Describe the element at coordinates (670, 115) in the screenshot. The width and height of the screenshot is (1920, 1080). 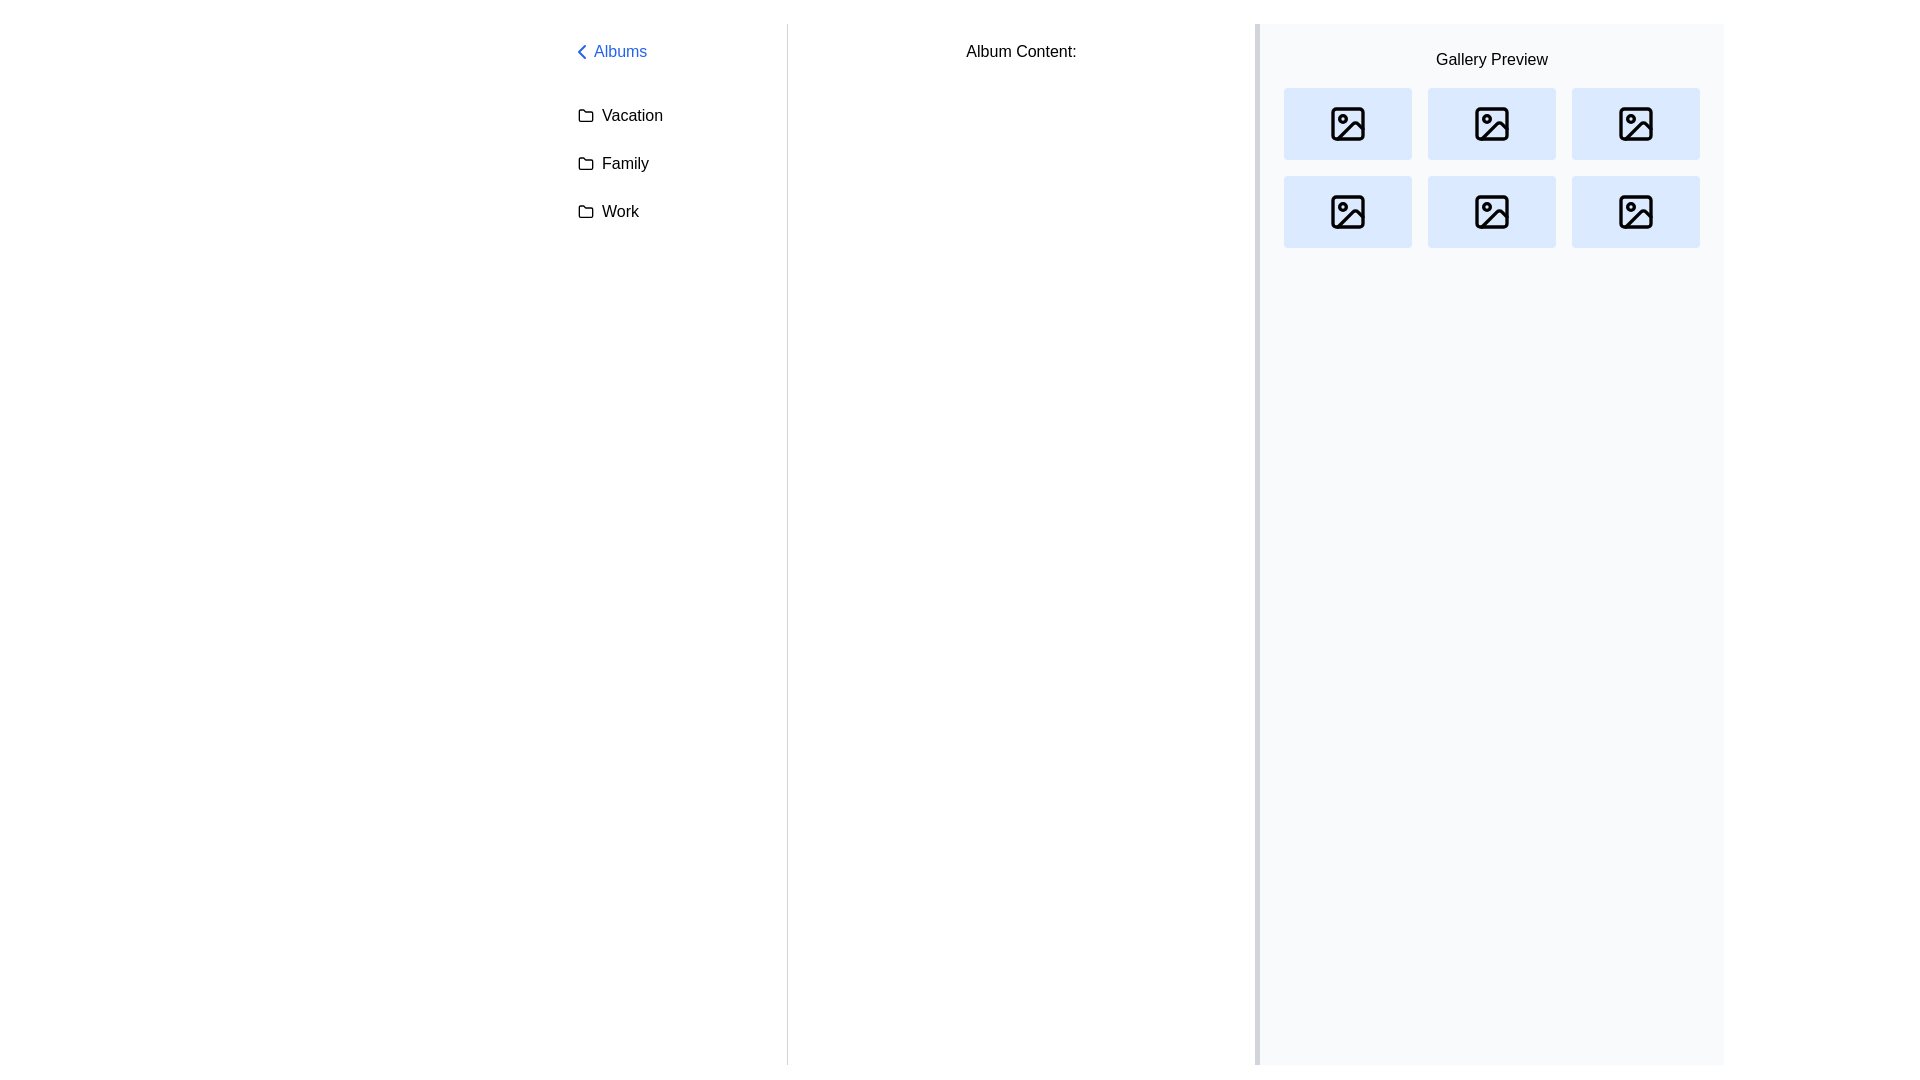
I see `the first selectable item in the vertical list under the 'Albums' section` at that location.